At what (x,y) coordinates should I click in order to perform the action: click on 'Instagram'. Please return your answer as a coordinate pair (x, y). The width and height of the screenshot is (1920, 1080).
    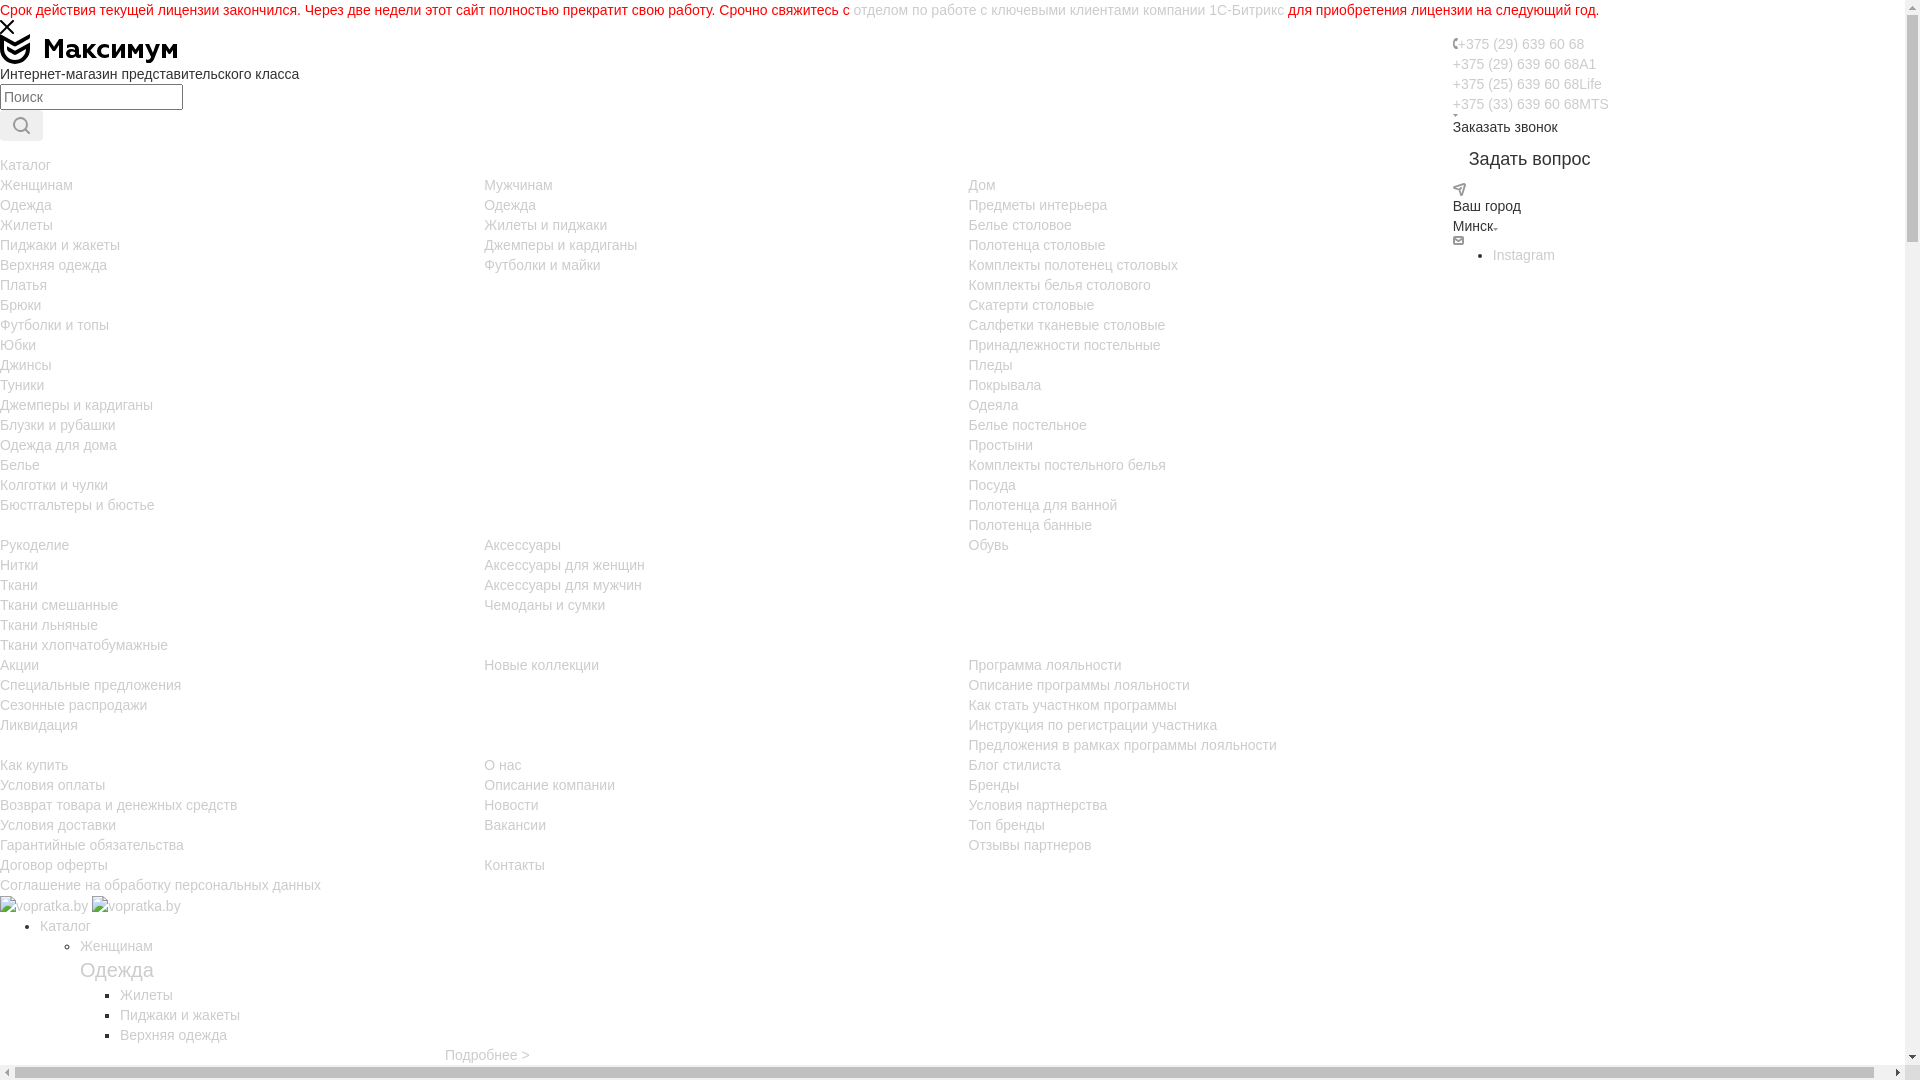
    Looking at the image, I should click on (1522, 253).